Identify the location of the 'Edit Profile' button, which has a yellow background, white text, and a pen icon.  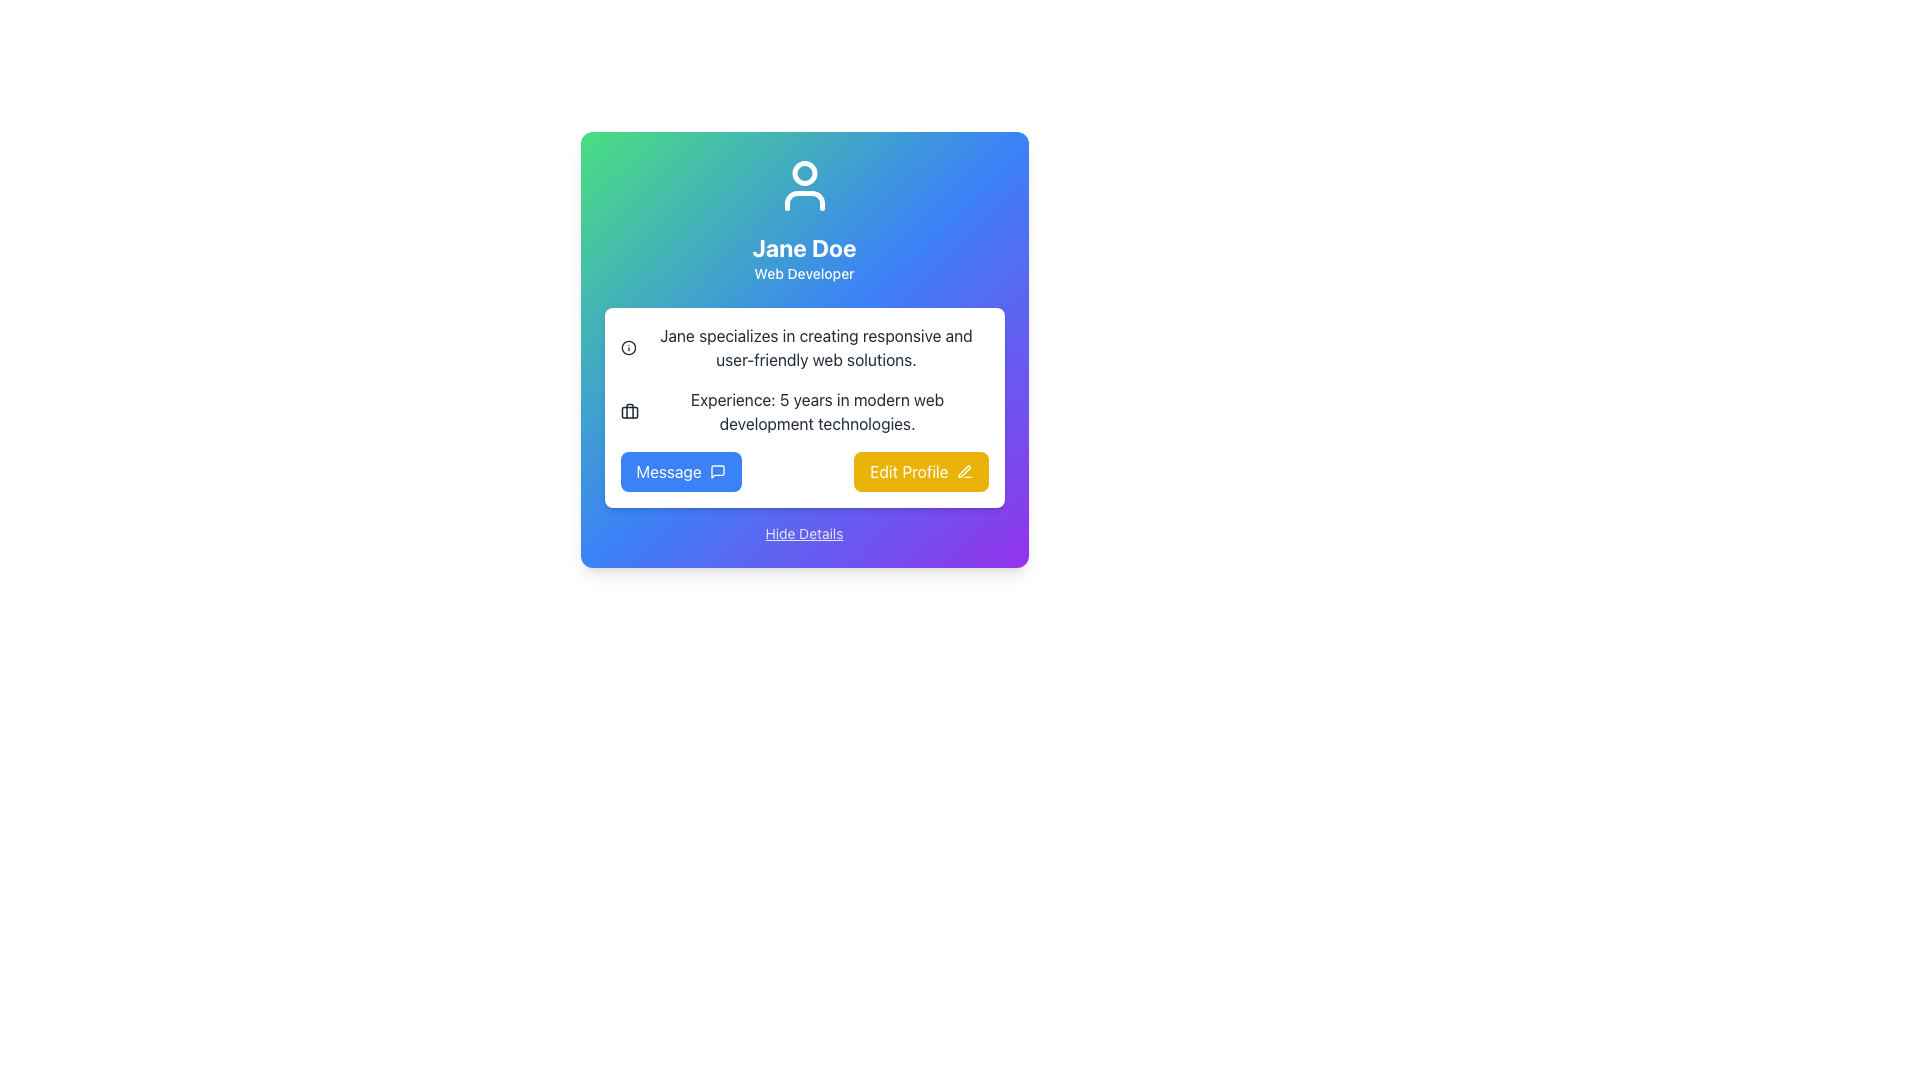
(920, 471).